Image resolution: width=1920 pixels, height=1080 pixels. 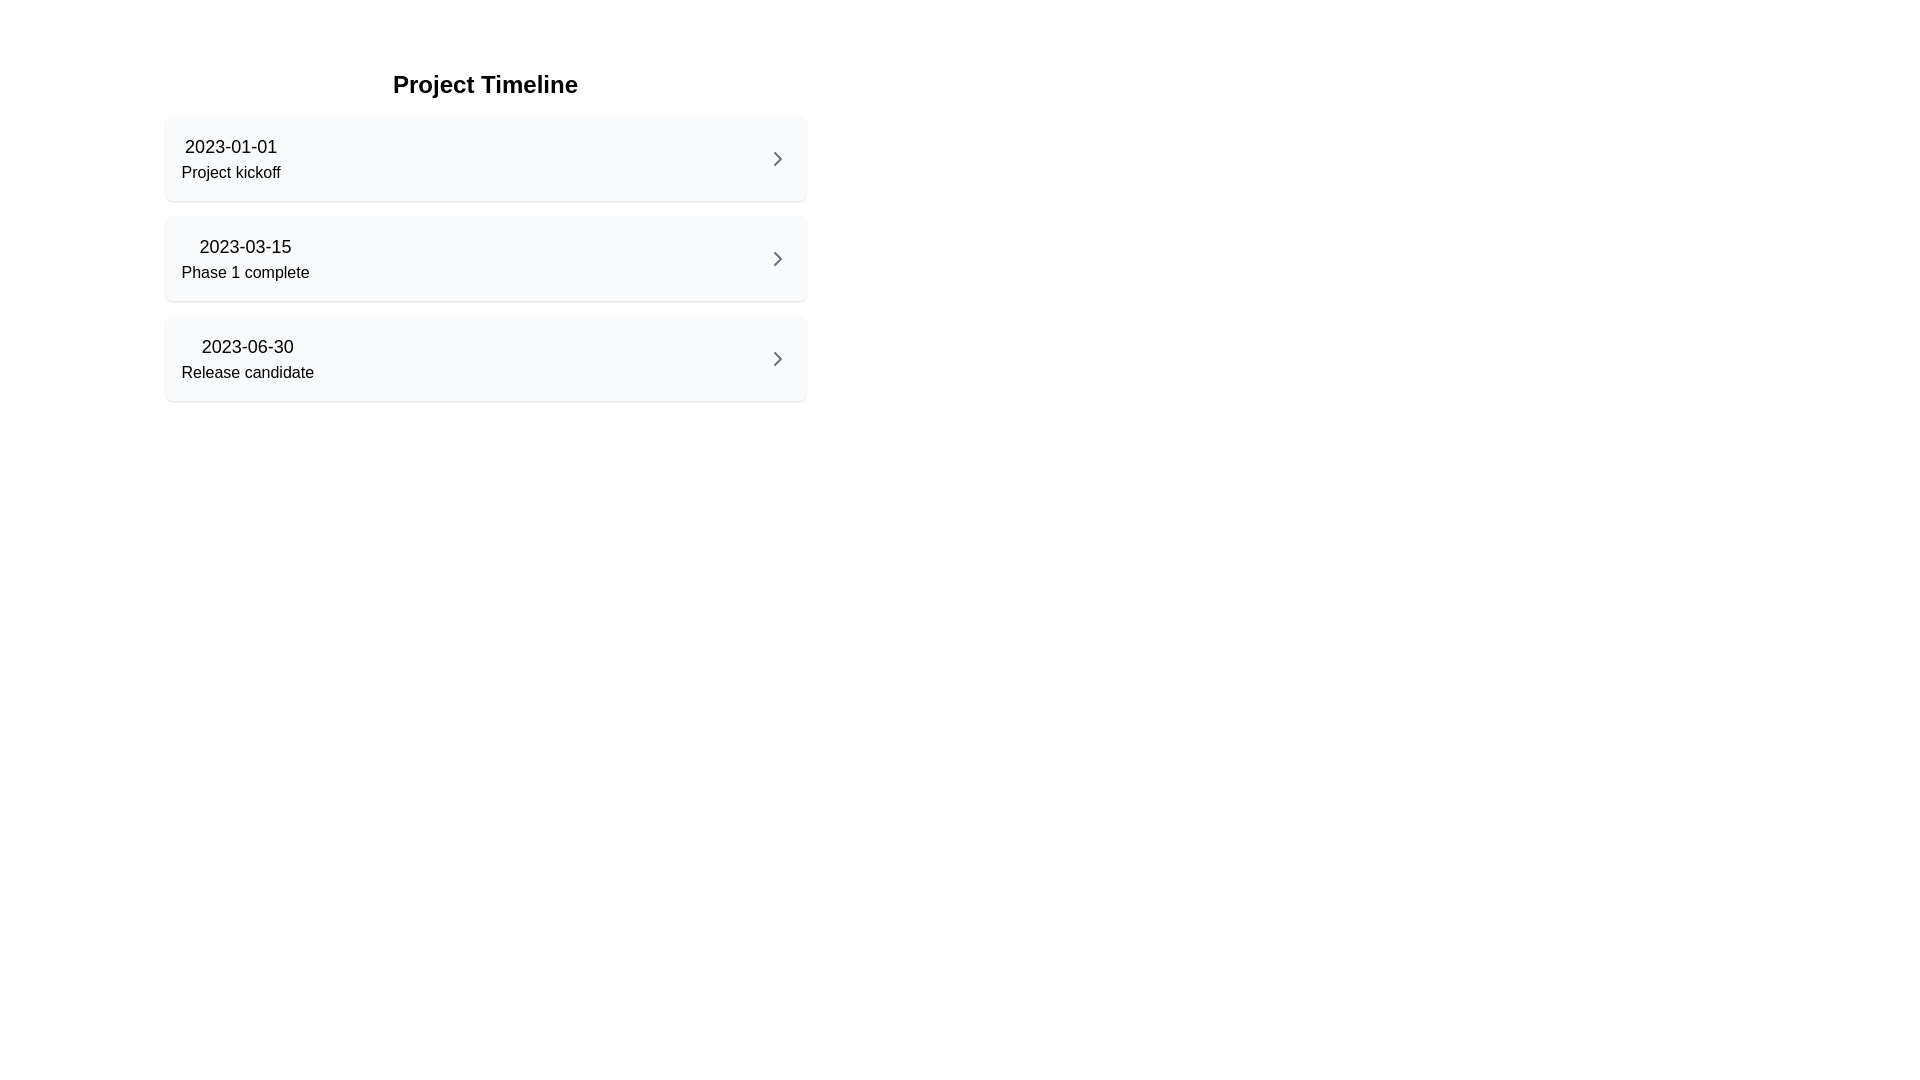 What do you see at coordinates (246, 357) in the screenshot?
I see `the text label indicating a milestone in the third row of the Project Timeline` at bounding box center [246, 357].